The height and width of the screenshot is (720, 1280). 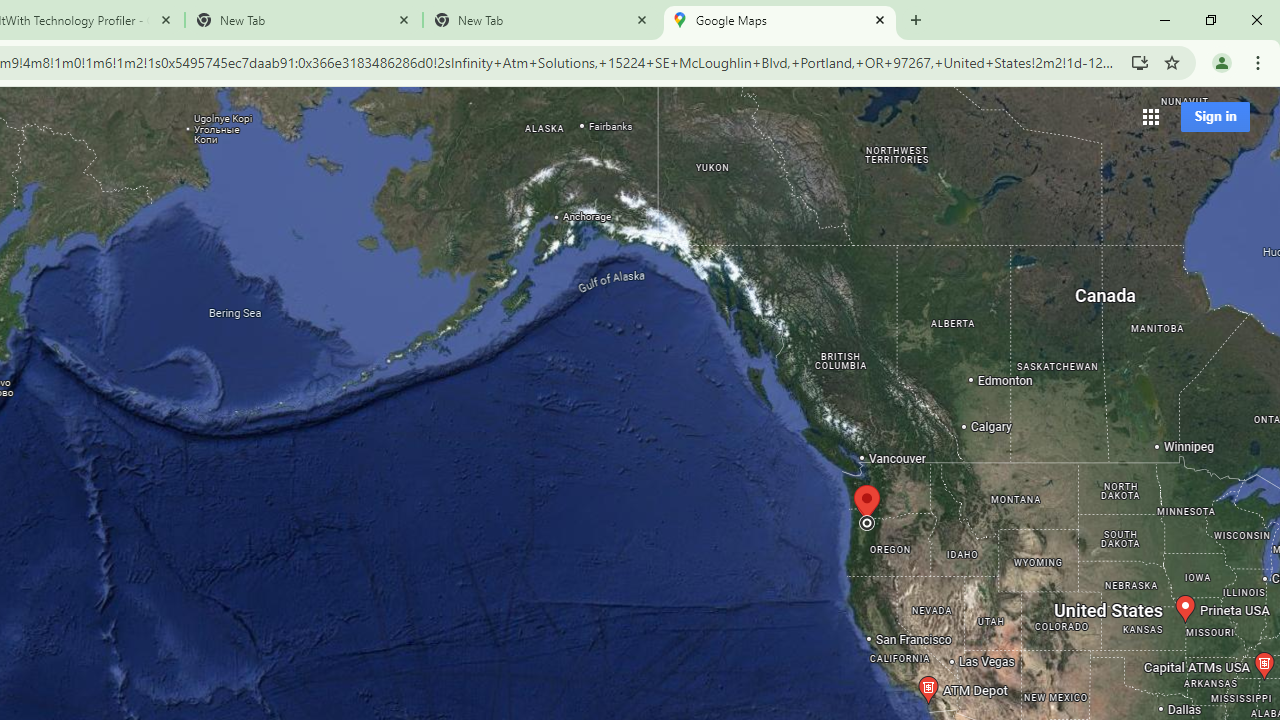 I want to click on 'Google apps', so click(x=1150, y=116).